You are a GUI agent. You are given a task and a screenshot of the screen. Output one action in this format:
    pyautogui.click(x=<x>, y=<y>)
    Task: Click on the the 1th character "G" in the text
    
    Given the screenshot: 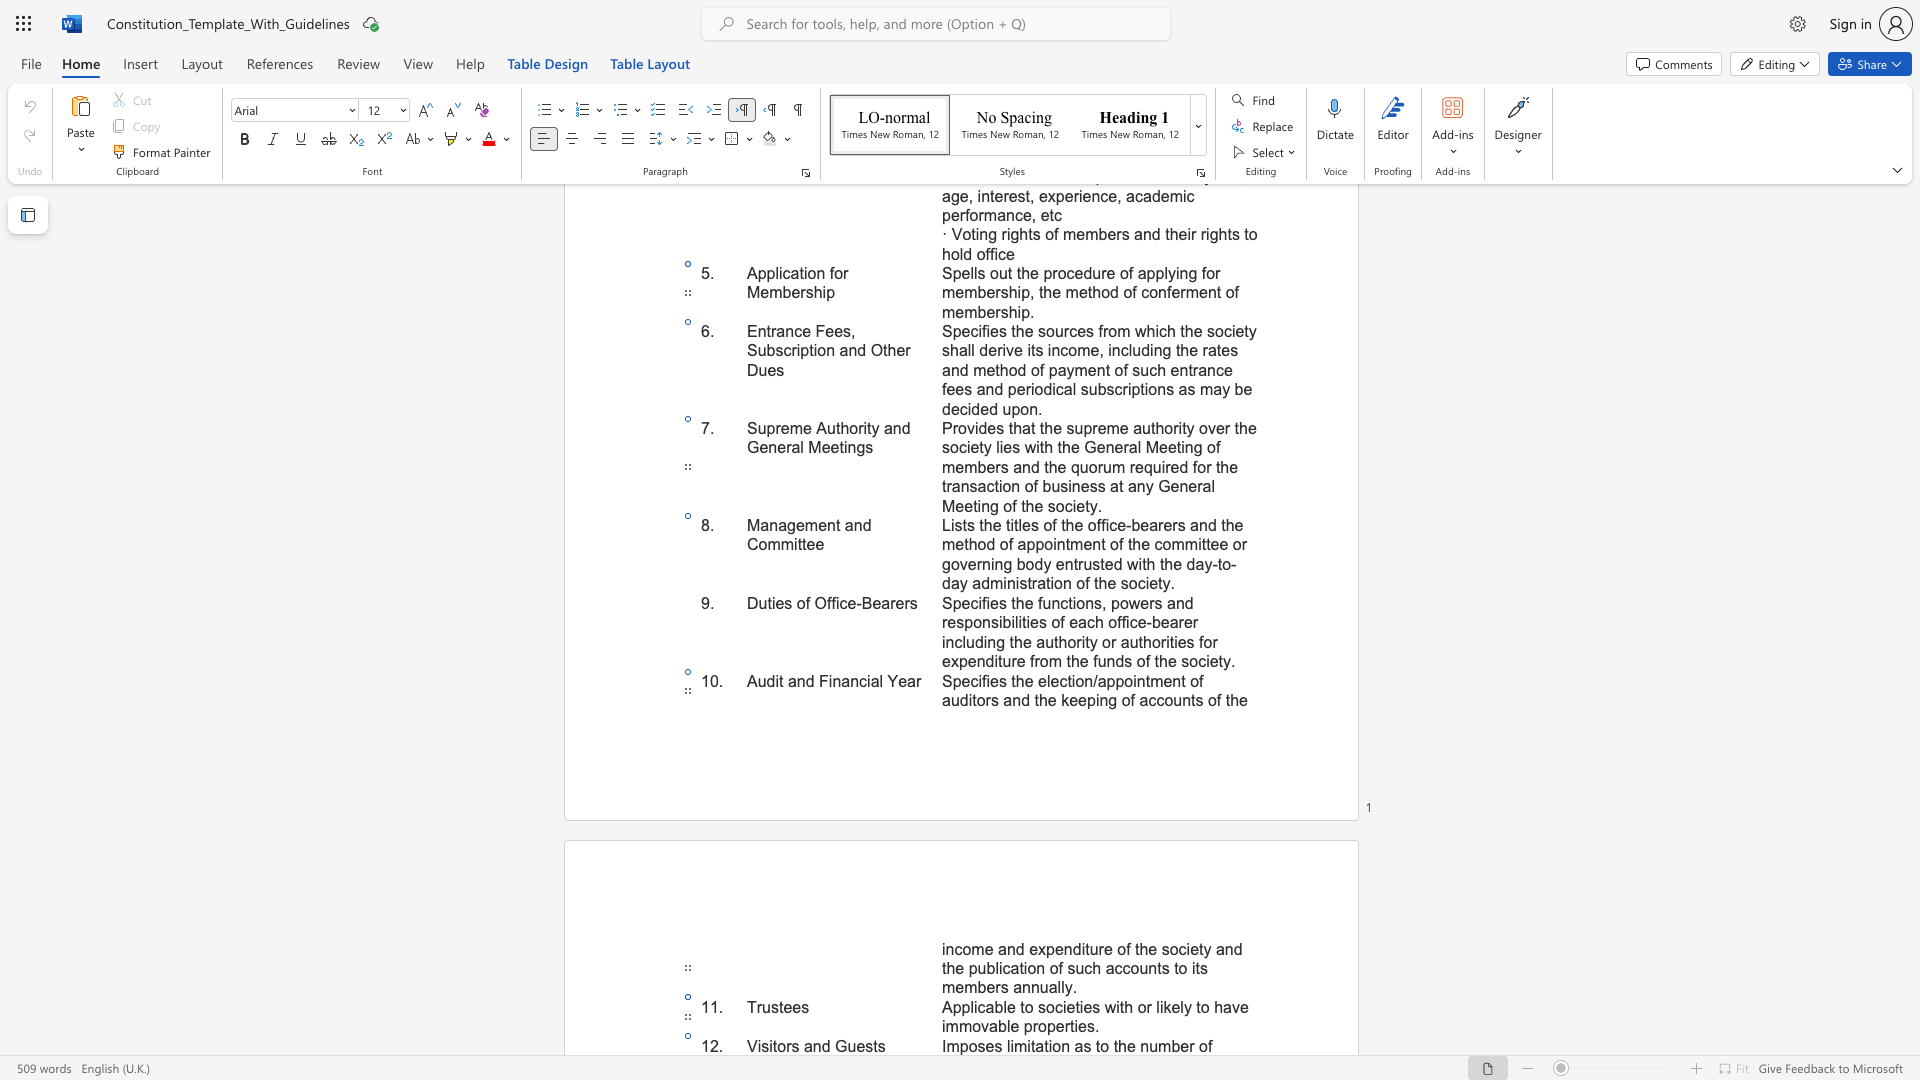 What is the action you would take?
    pyautogui.click(x=841, y=1045)
    